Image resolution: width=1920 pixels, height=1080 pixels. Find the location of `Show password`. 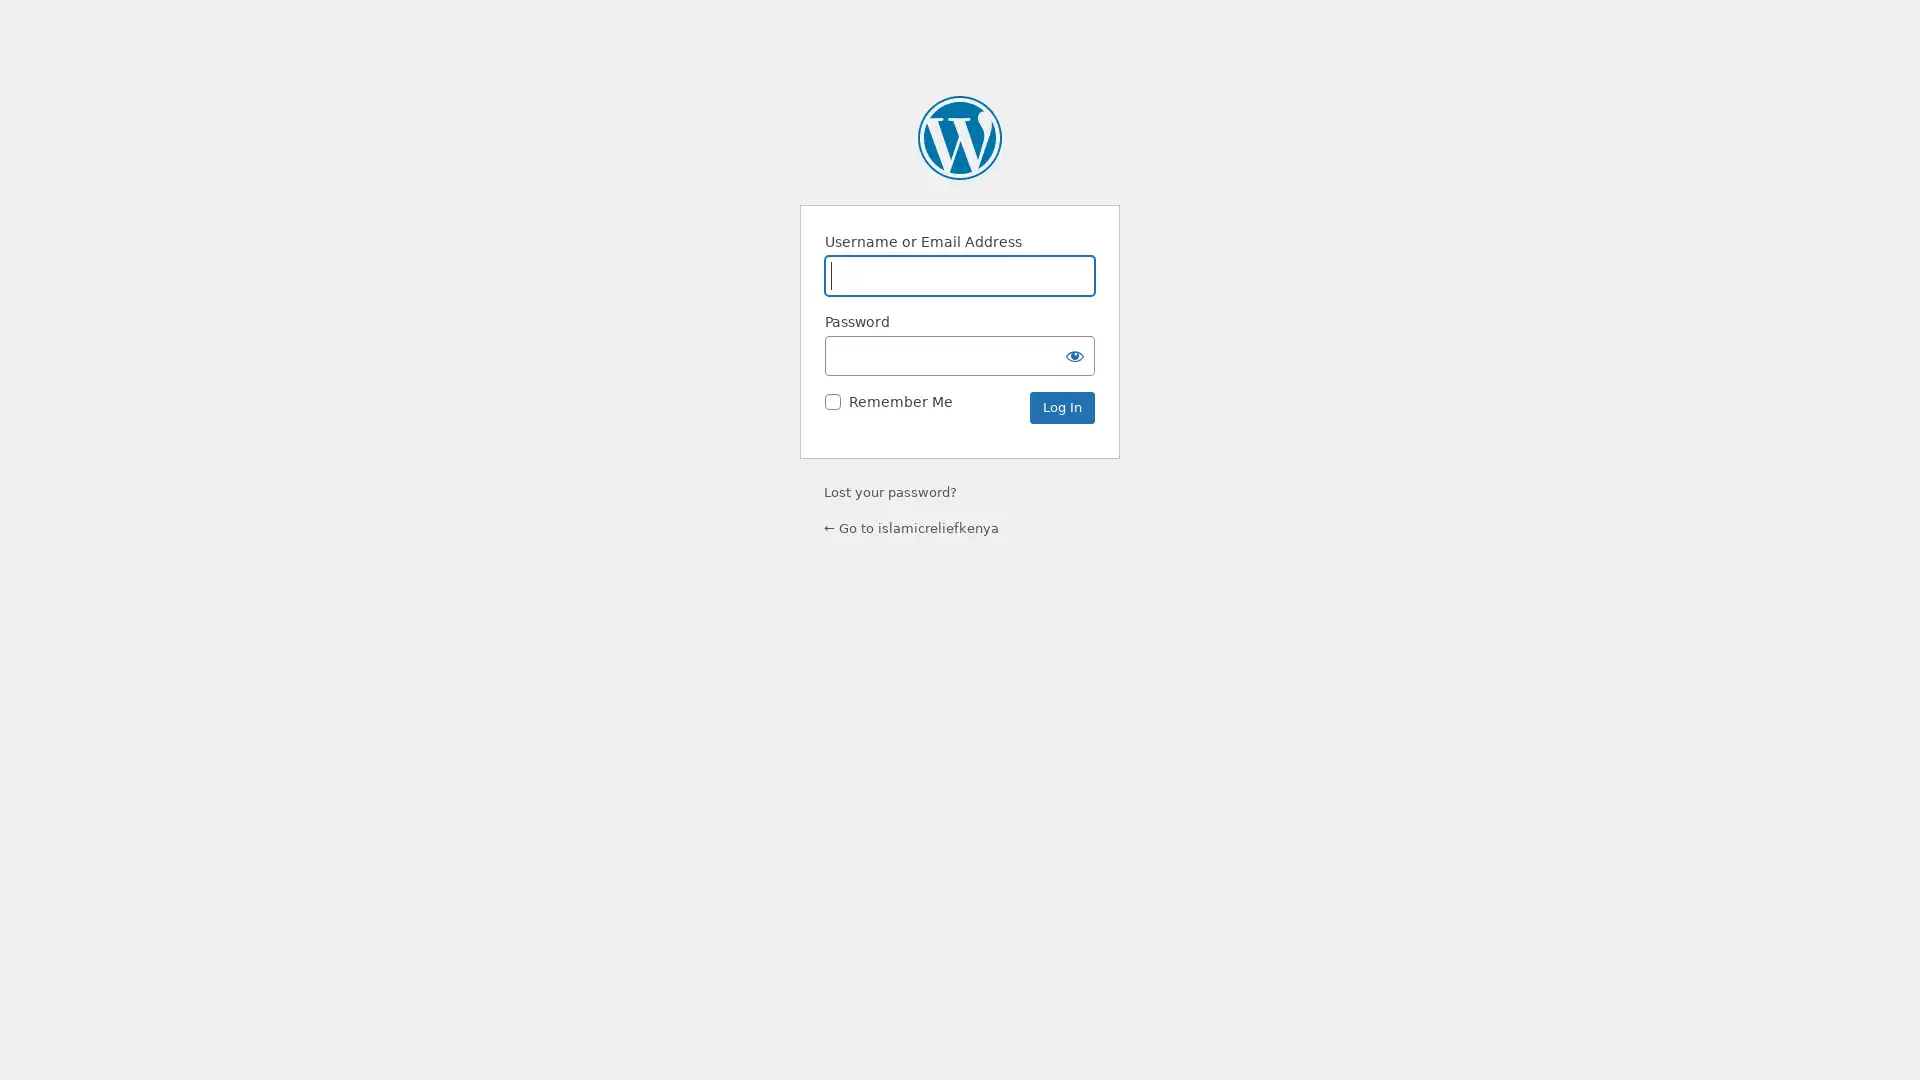

Show password is located at coordinates (1074, 354).